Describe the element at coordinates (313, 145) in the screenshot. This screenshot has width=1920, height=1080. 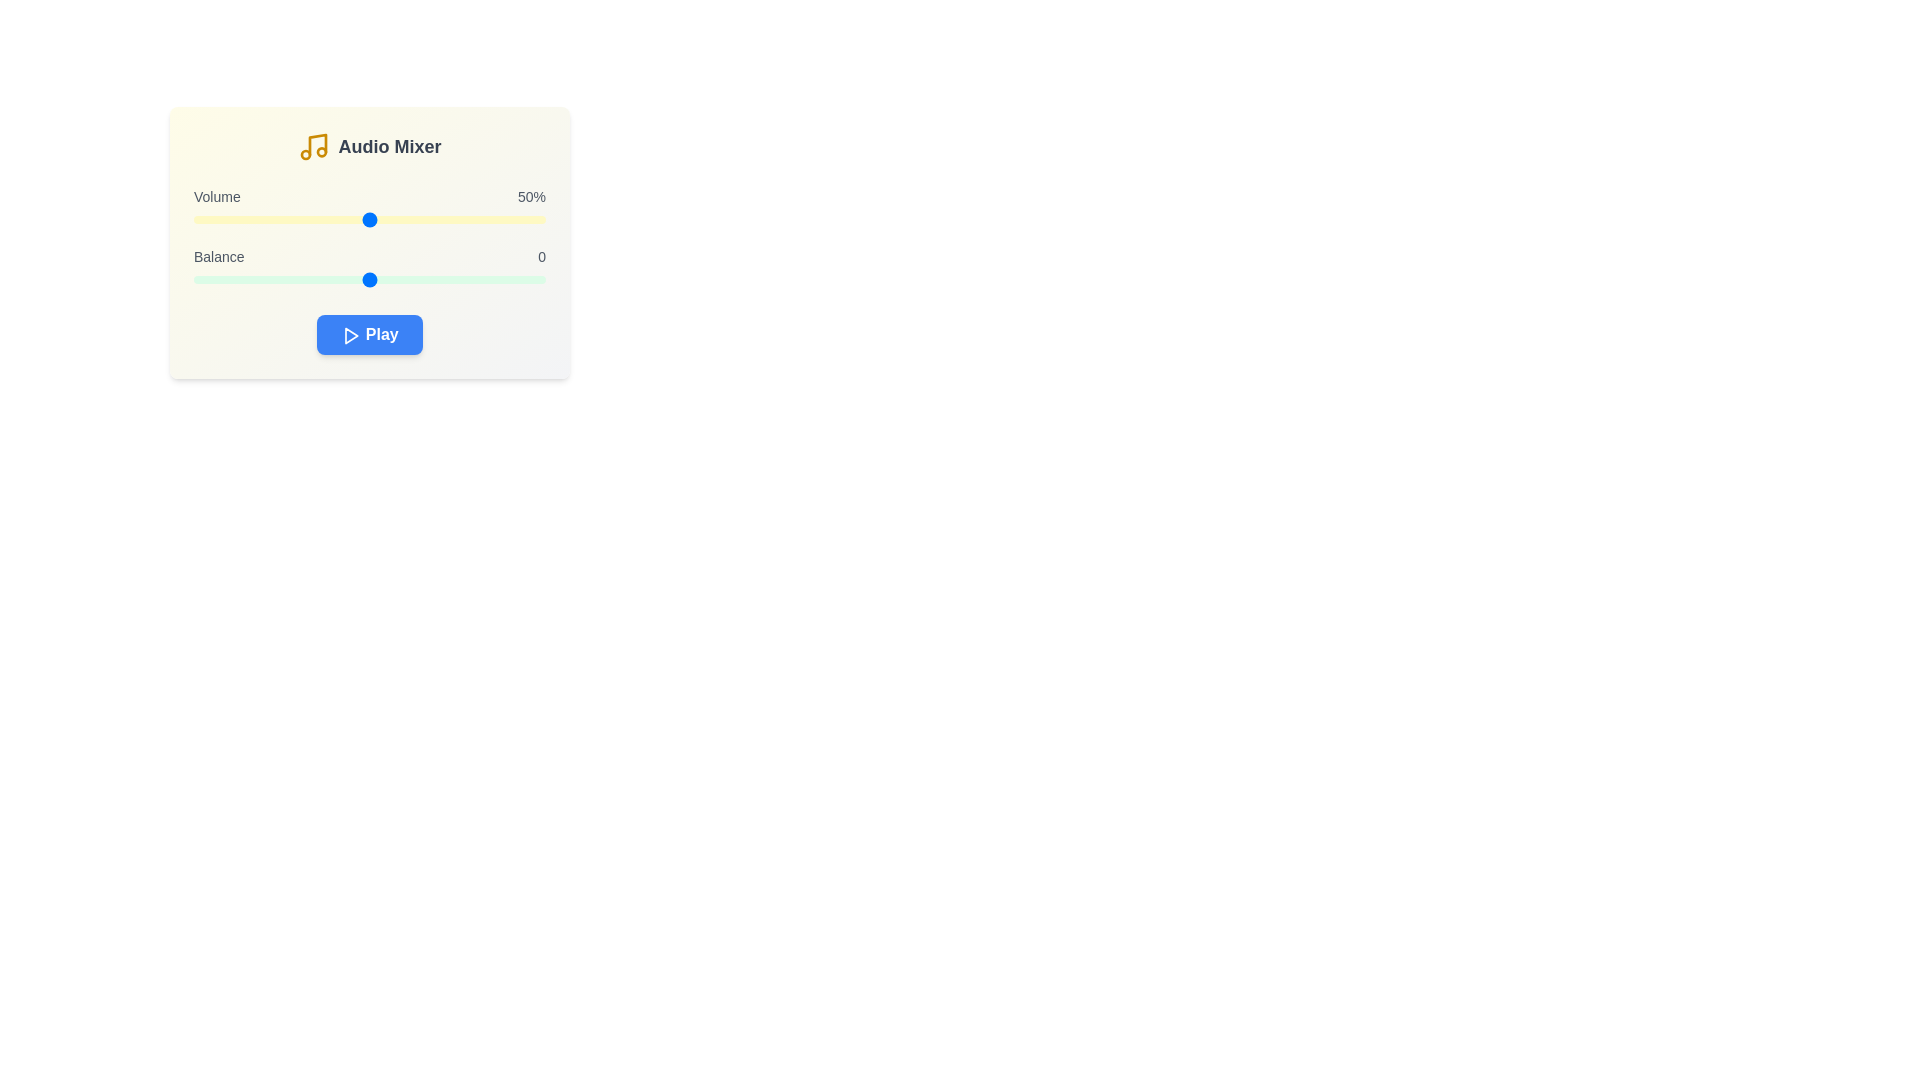
I see `the yellow musical note icon located to the left of the 'Audio Mixer' label in the header area of the card` at that location.